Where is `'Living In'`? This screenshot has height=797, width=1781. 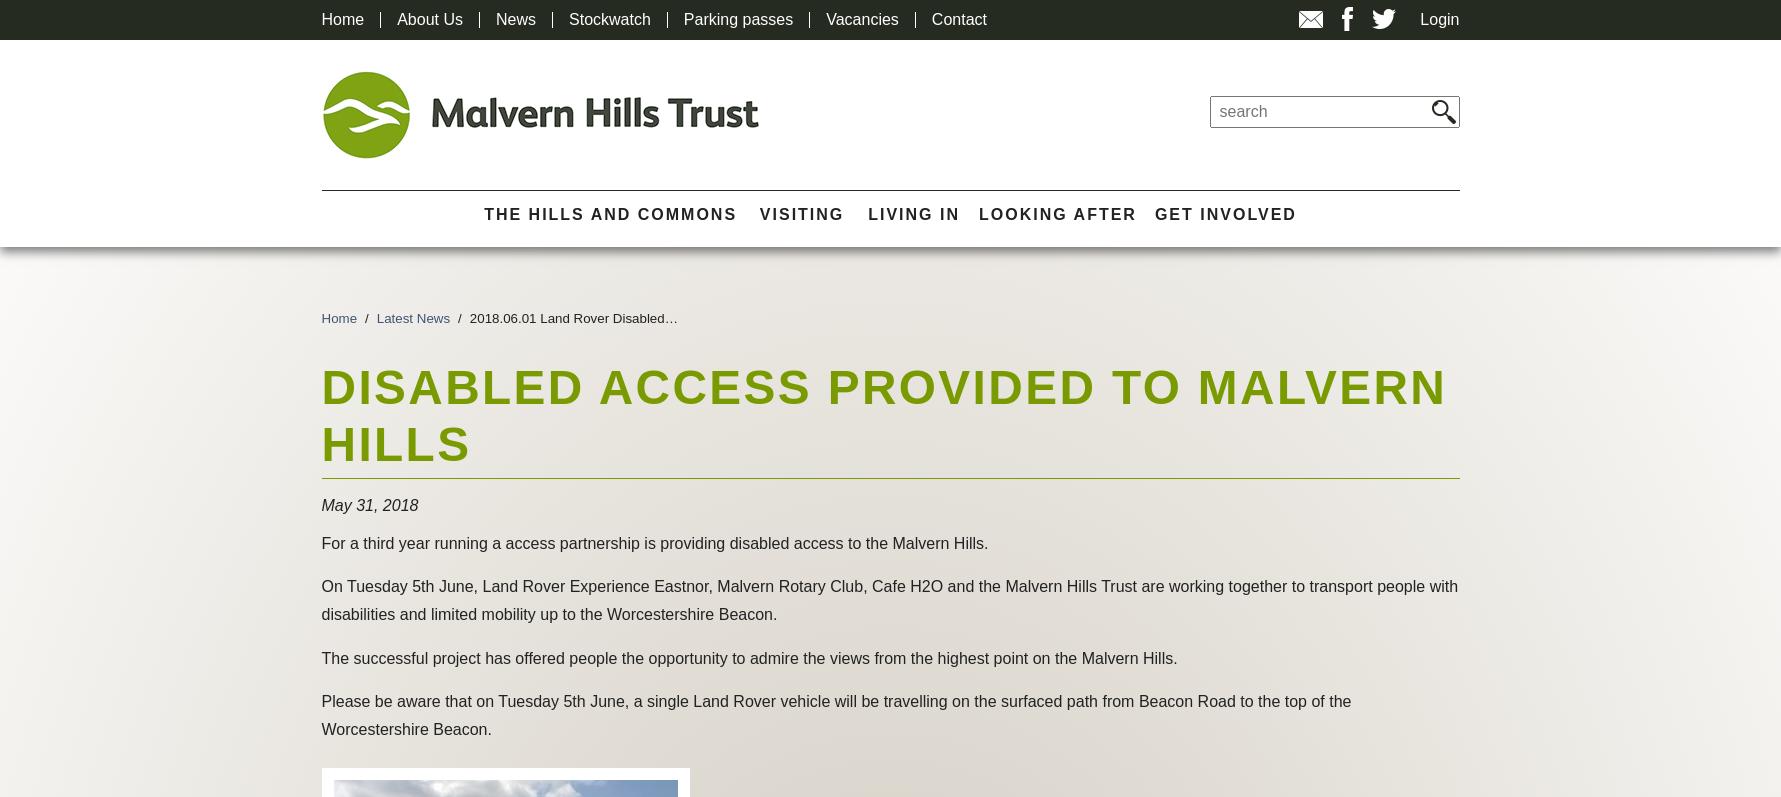 'Living In' is located at coordinates (912, 213).